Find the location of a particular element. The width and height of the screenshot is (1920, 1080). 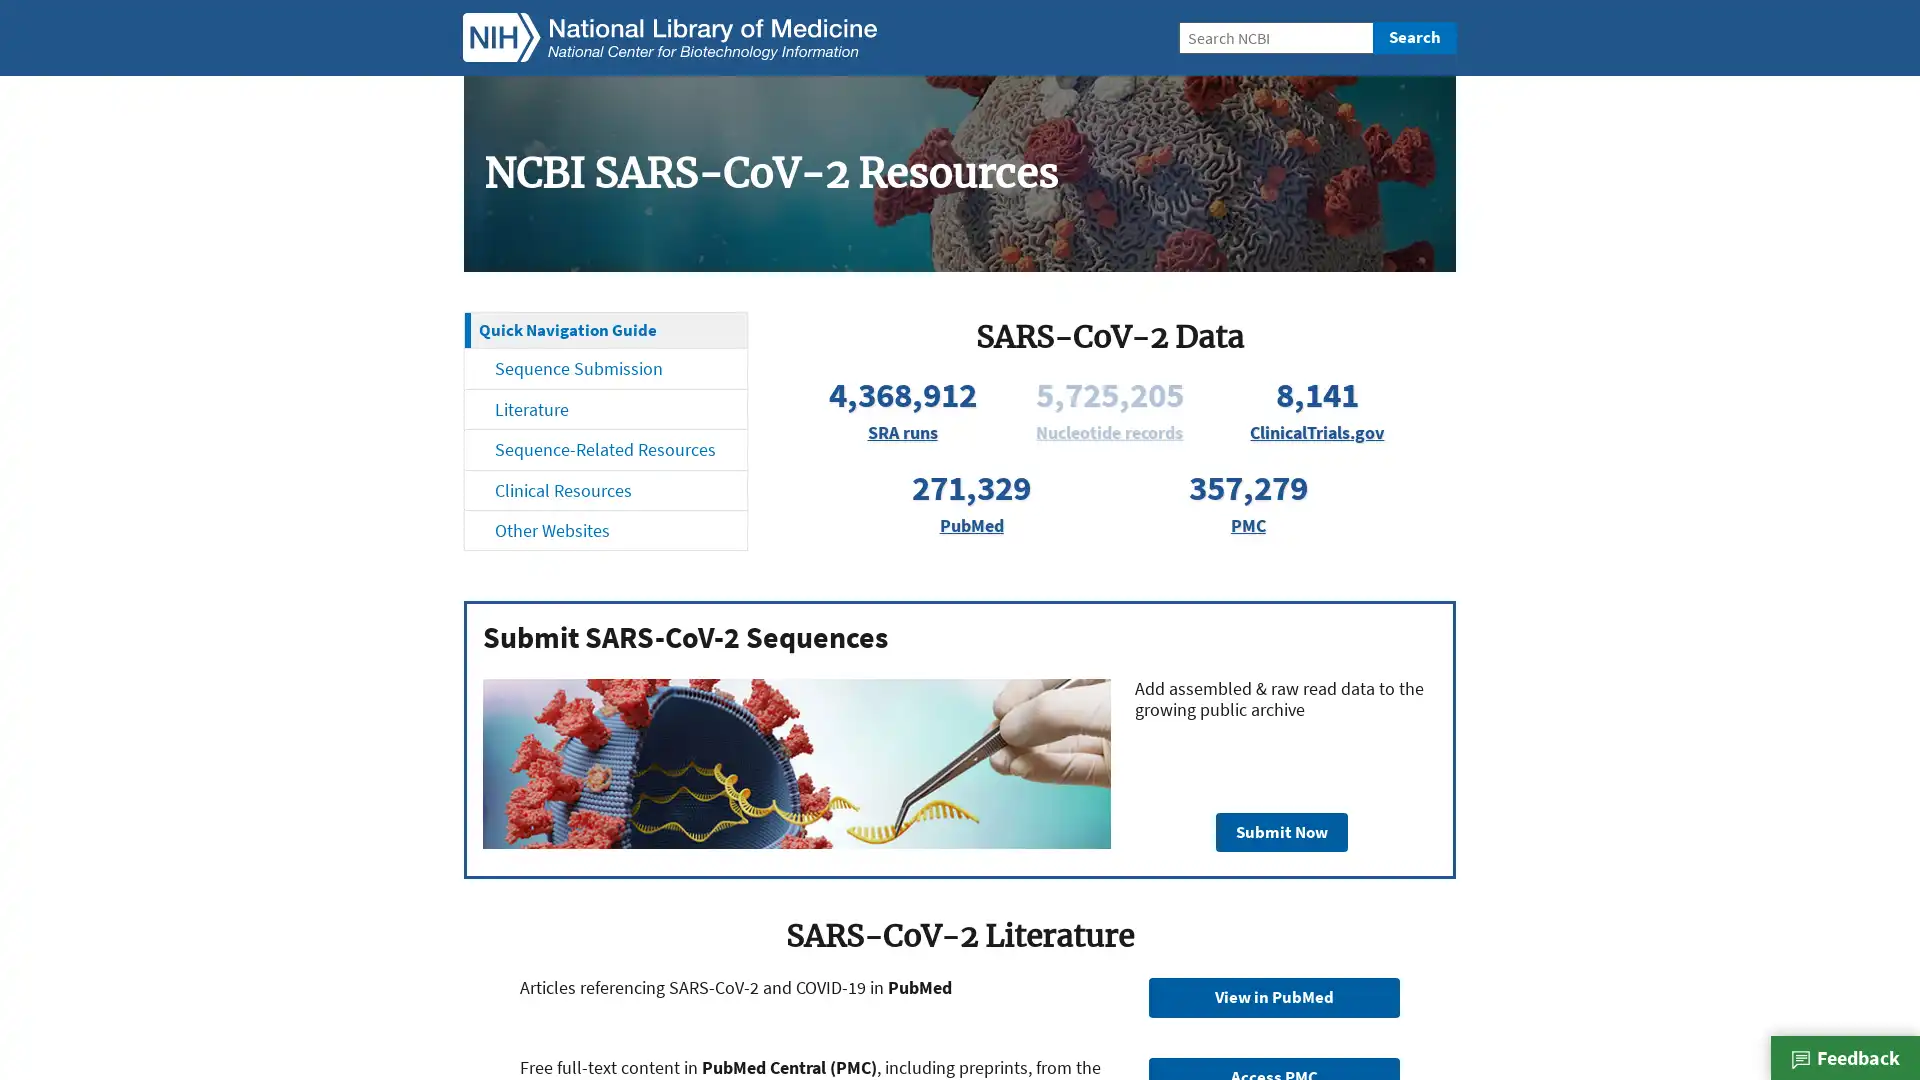

Search is located at coordinates (1414, 38).